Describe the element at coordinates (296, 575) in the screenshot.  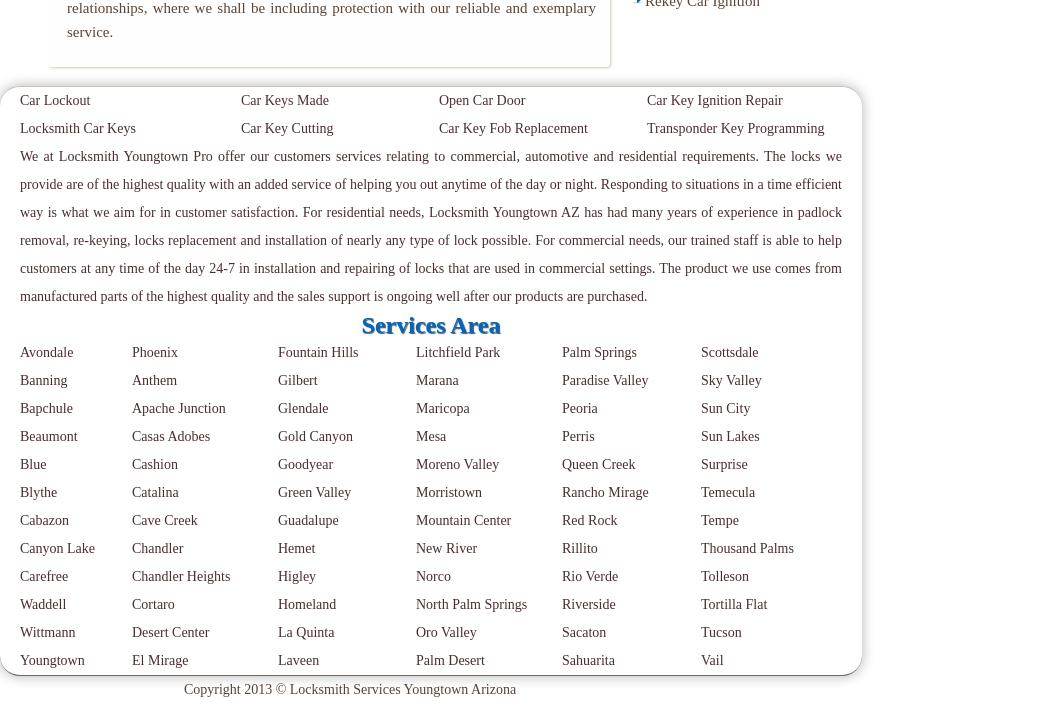
I see `'Higley'` at that location.